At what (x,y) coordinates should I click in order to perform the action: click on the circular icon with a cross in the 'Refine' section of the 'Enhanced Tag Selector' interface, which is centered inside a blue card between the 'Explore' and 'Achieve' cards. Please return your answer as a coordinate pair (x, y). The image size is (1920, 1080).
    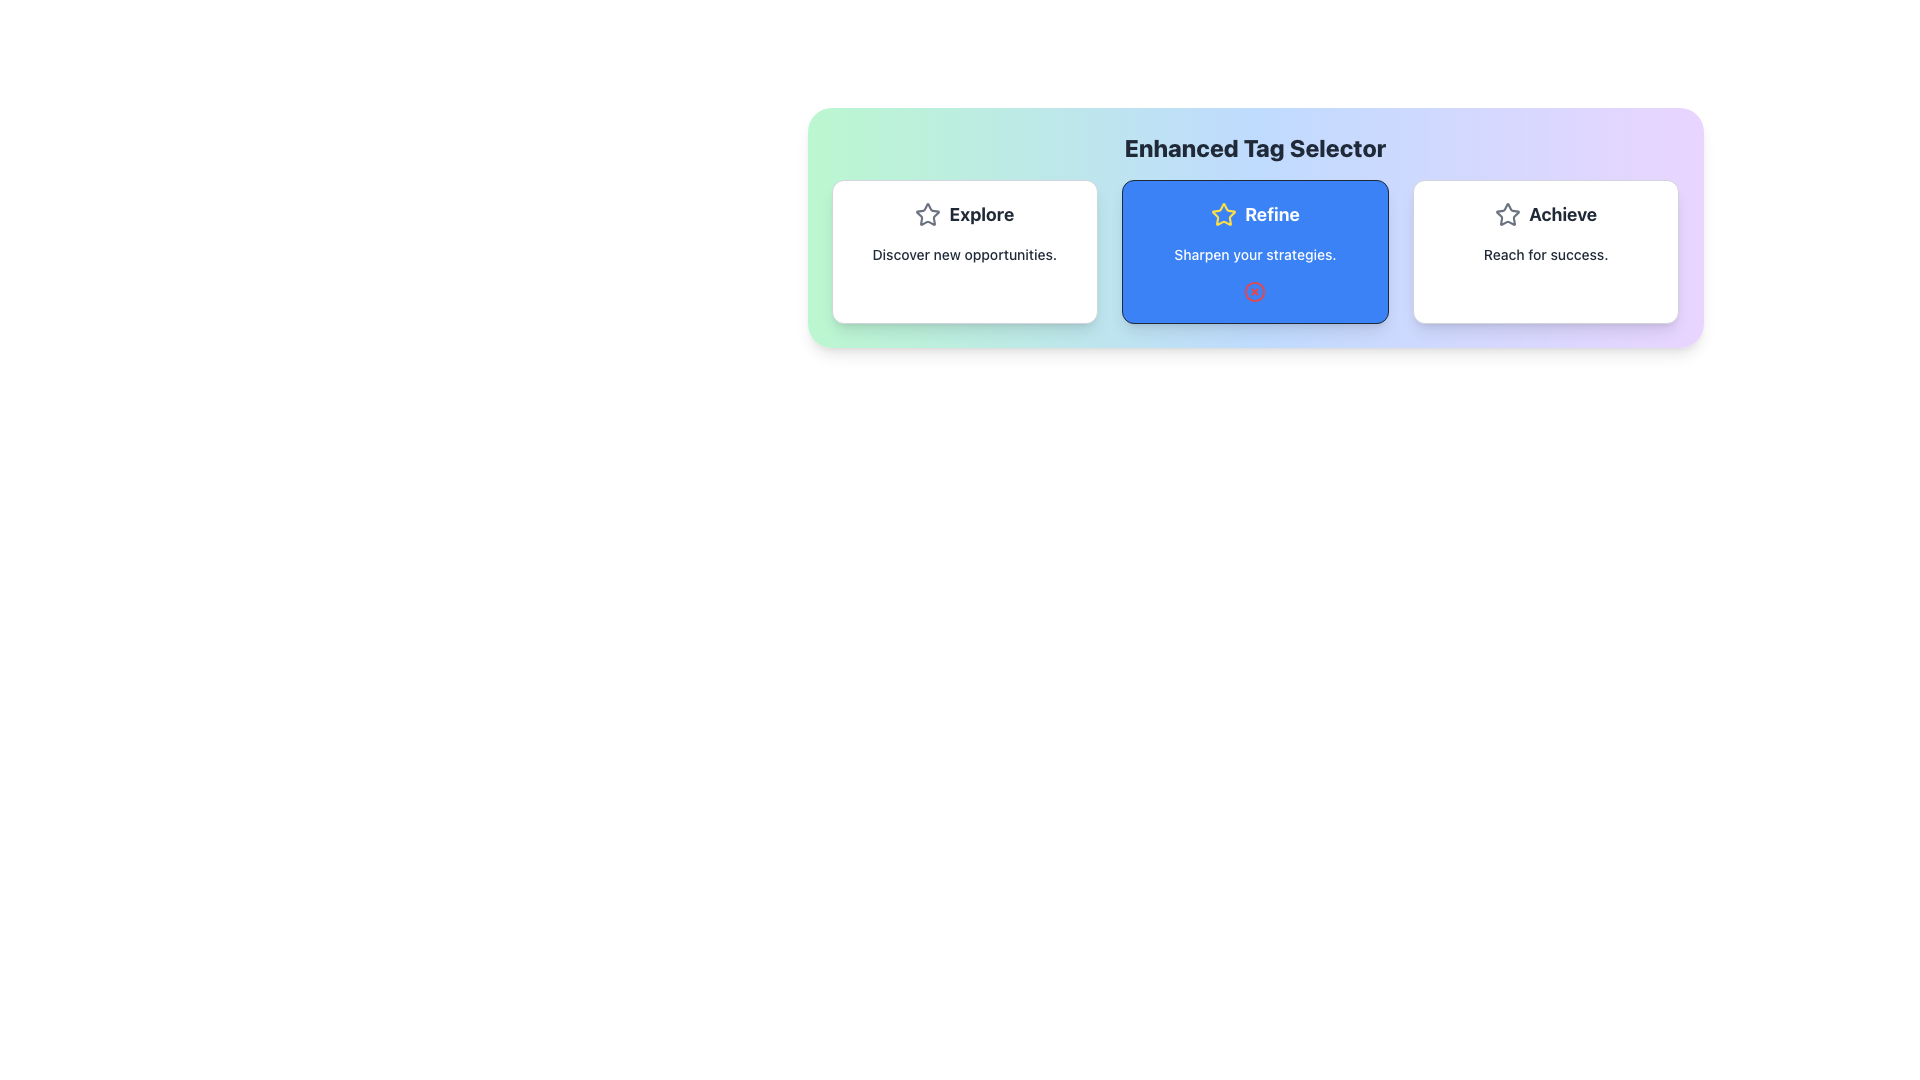
    Looking at the image, I should click on (1254, 292).